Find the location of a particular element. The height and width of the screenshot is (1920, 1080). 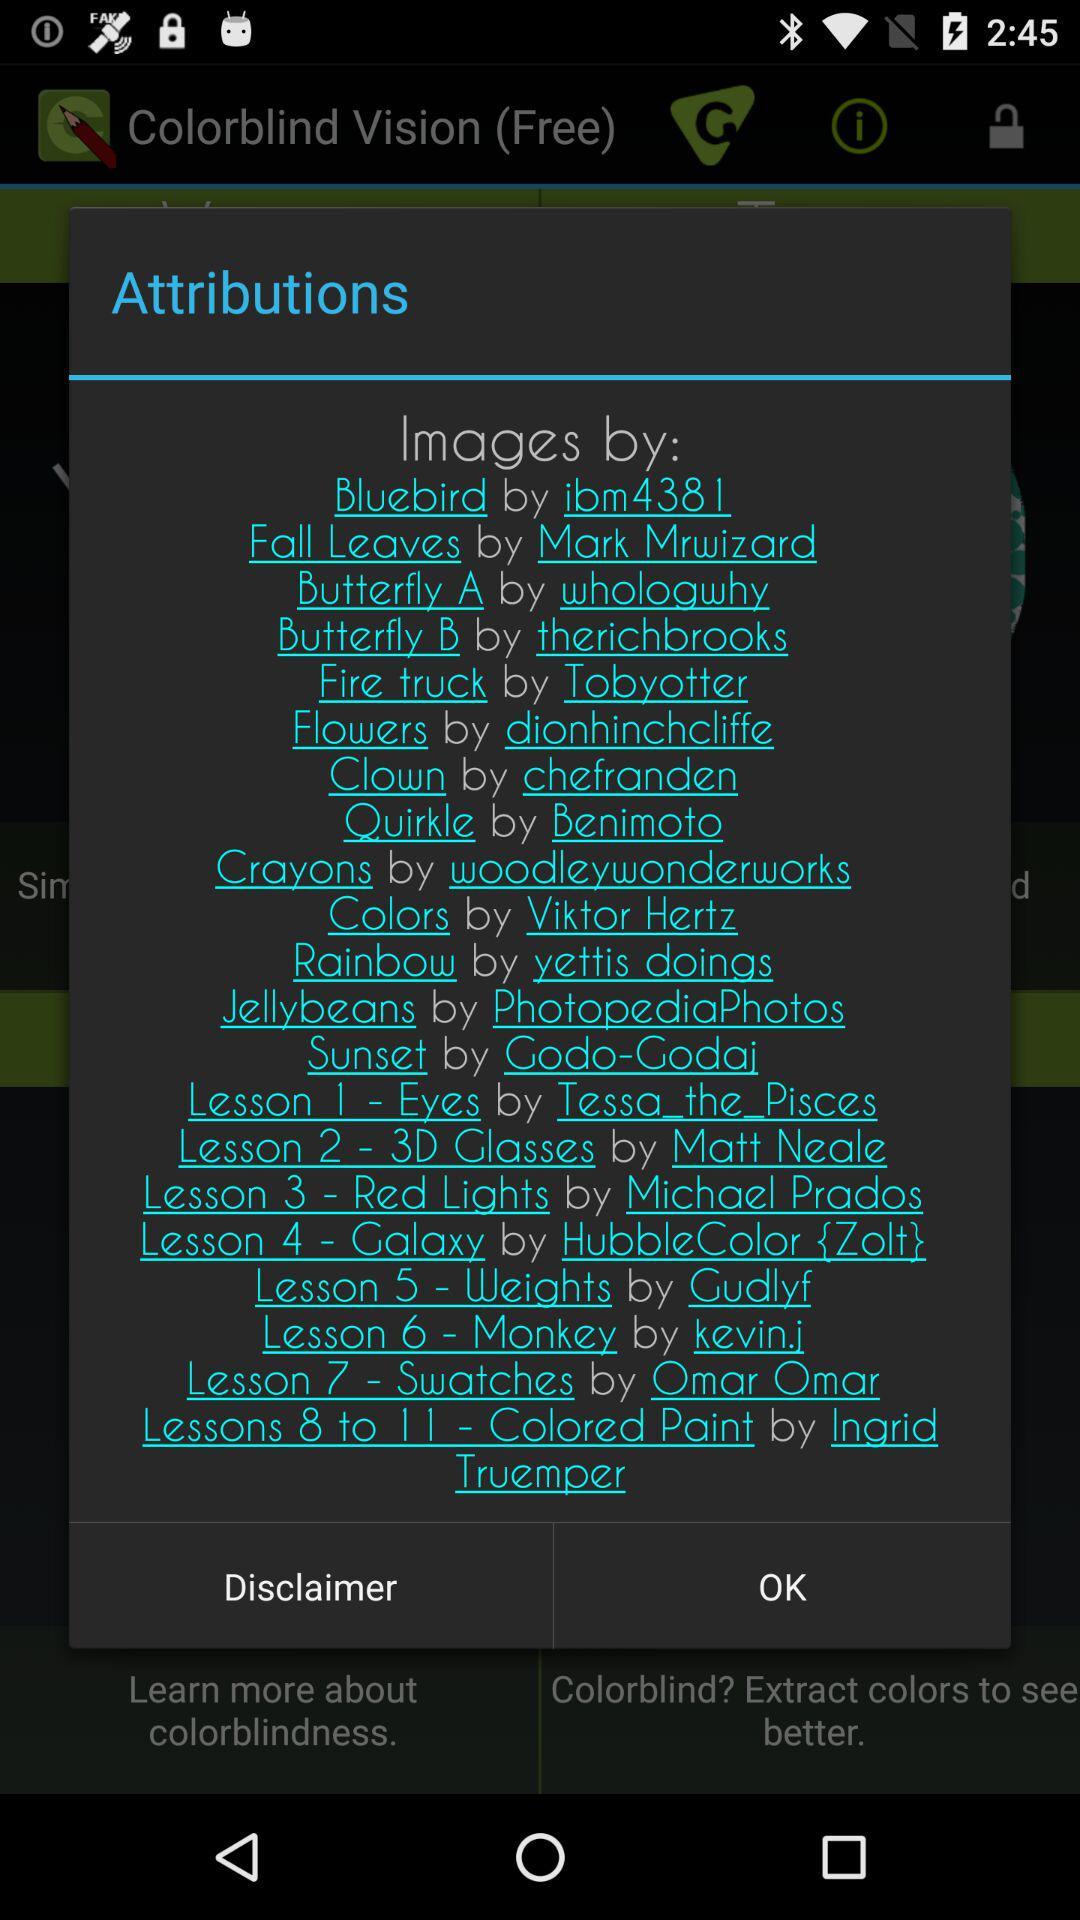

the ok icon is located at coordinates (781, 1585).